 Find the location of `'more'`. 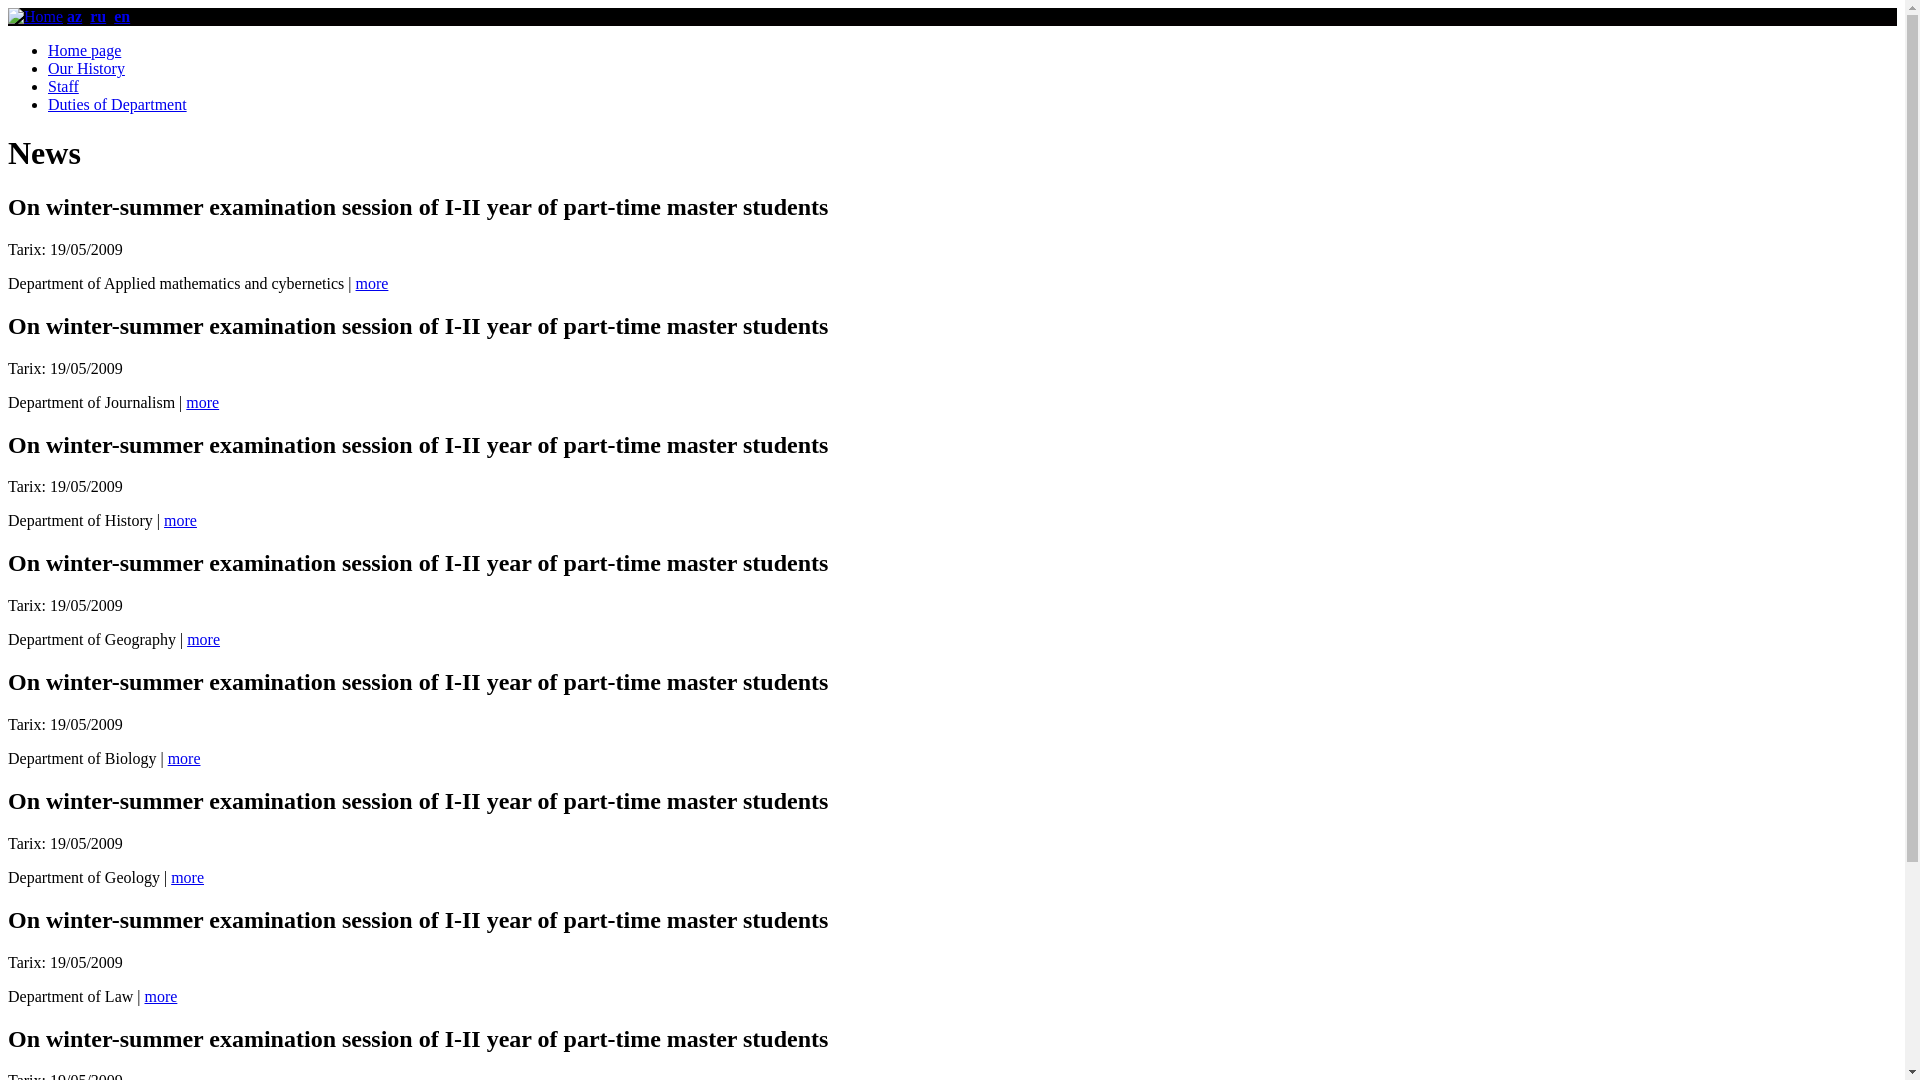

'more' is located at coordinates (143, 996).